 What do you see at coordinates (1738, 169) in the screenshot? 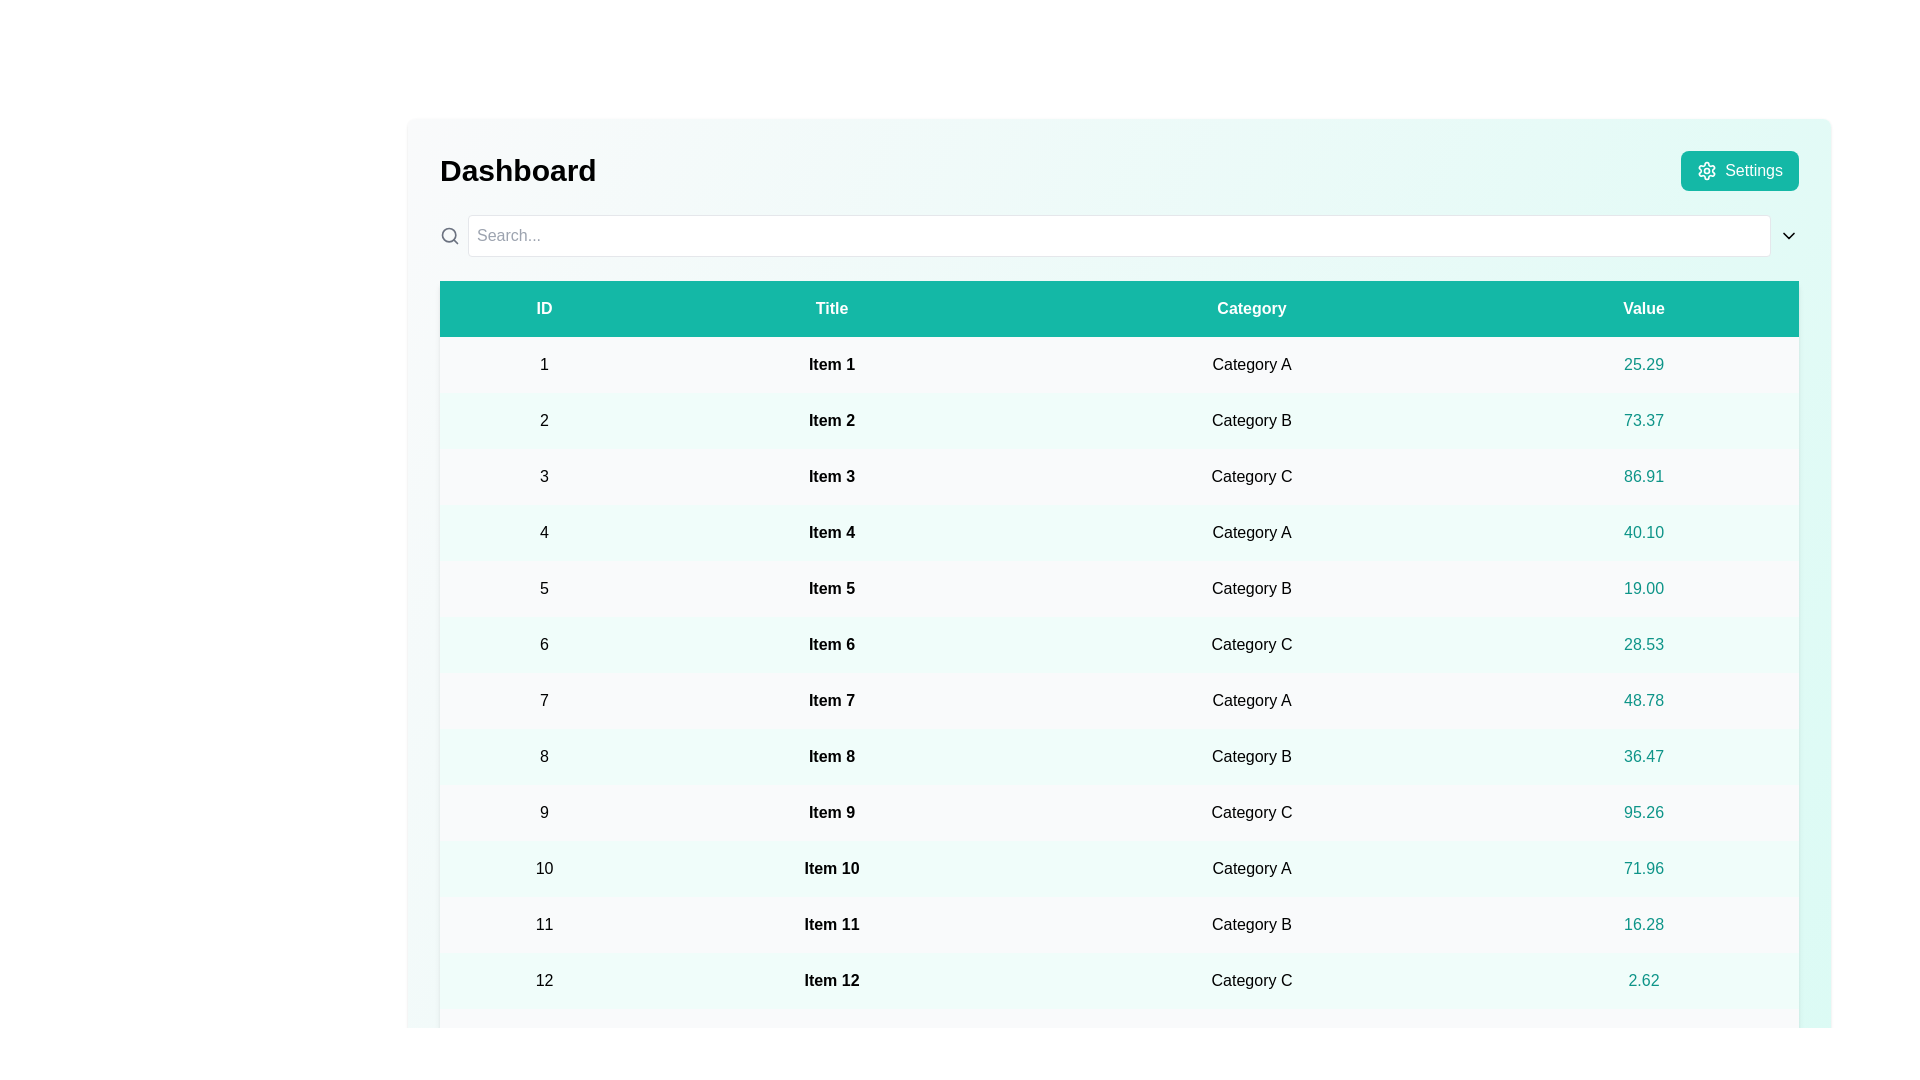
I see `the 'Settings' button located in the header` at bounding box center [1738, 169].